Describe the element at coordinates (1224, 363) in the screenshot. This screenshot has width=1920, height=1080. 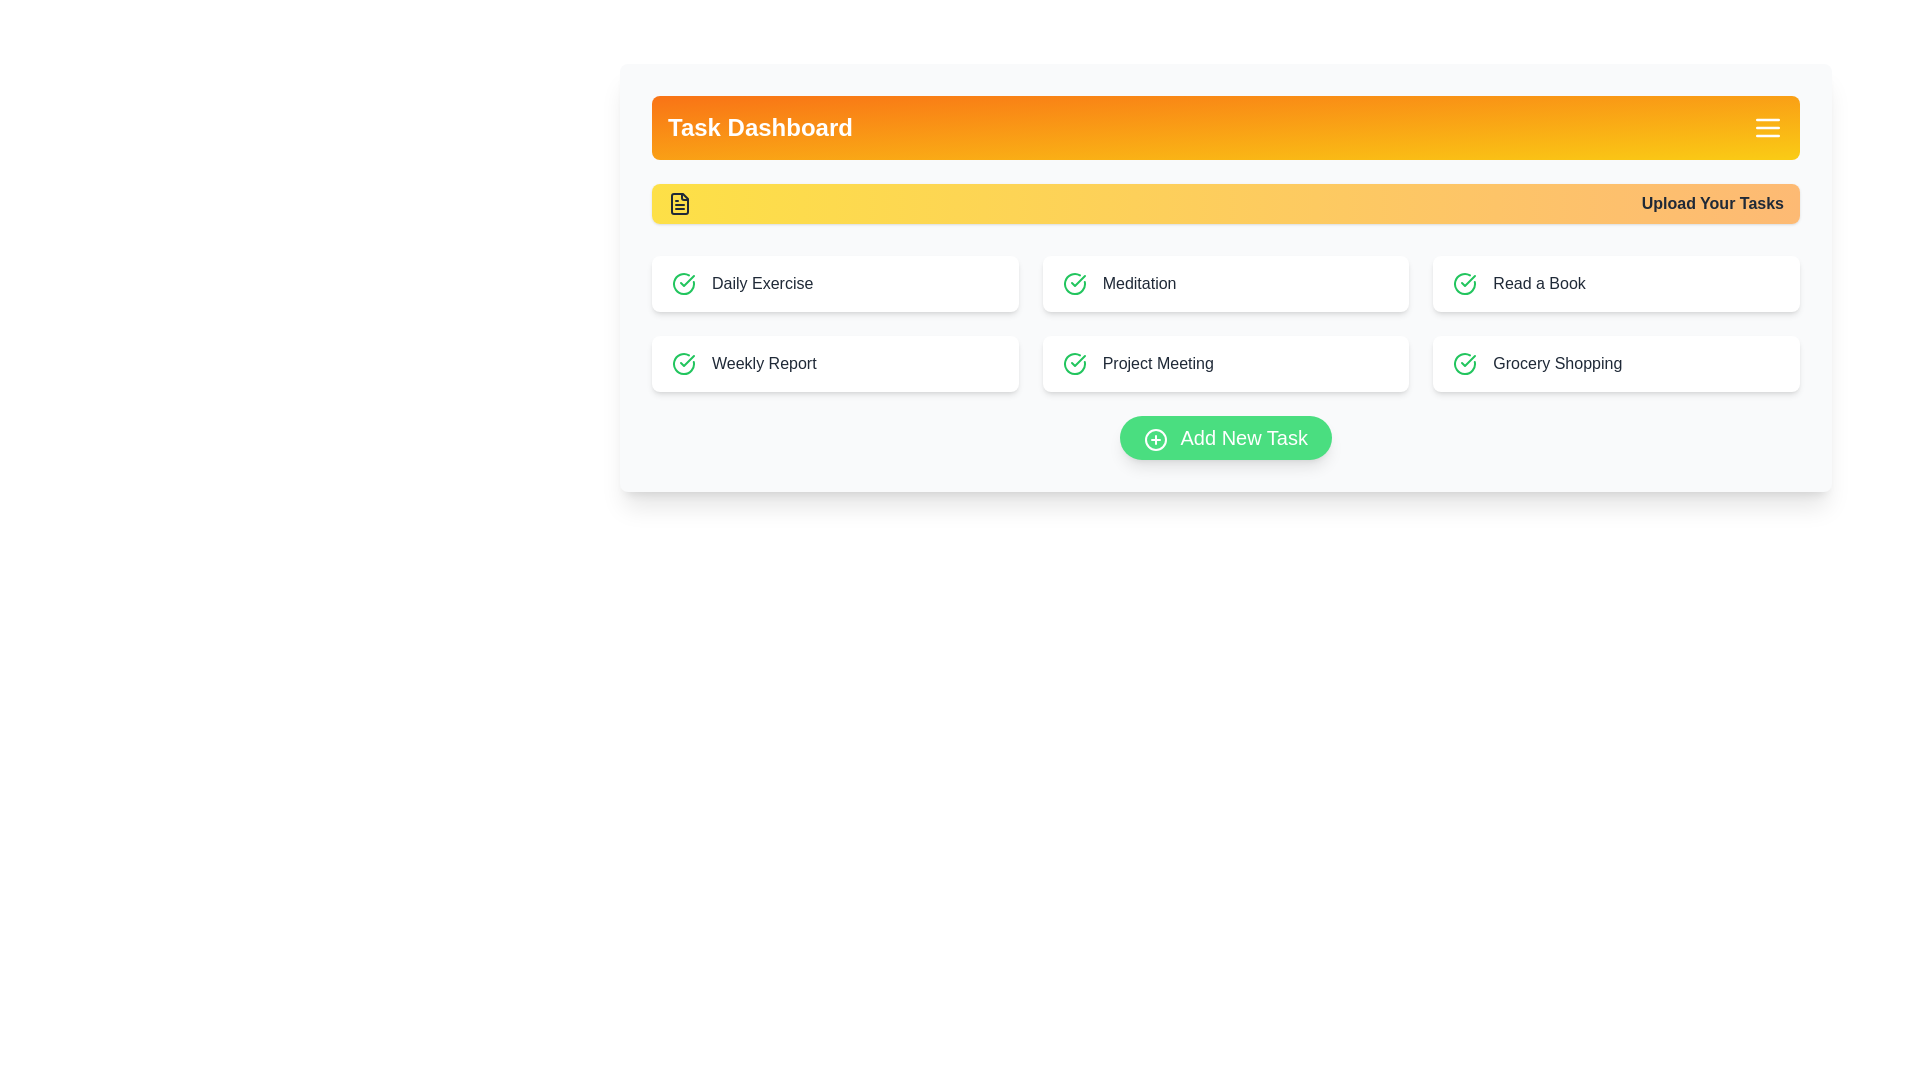
I see `the task 'Project Meeting' from the task list` at that location.